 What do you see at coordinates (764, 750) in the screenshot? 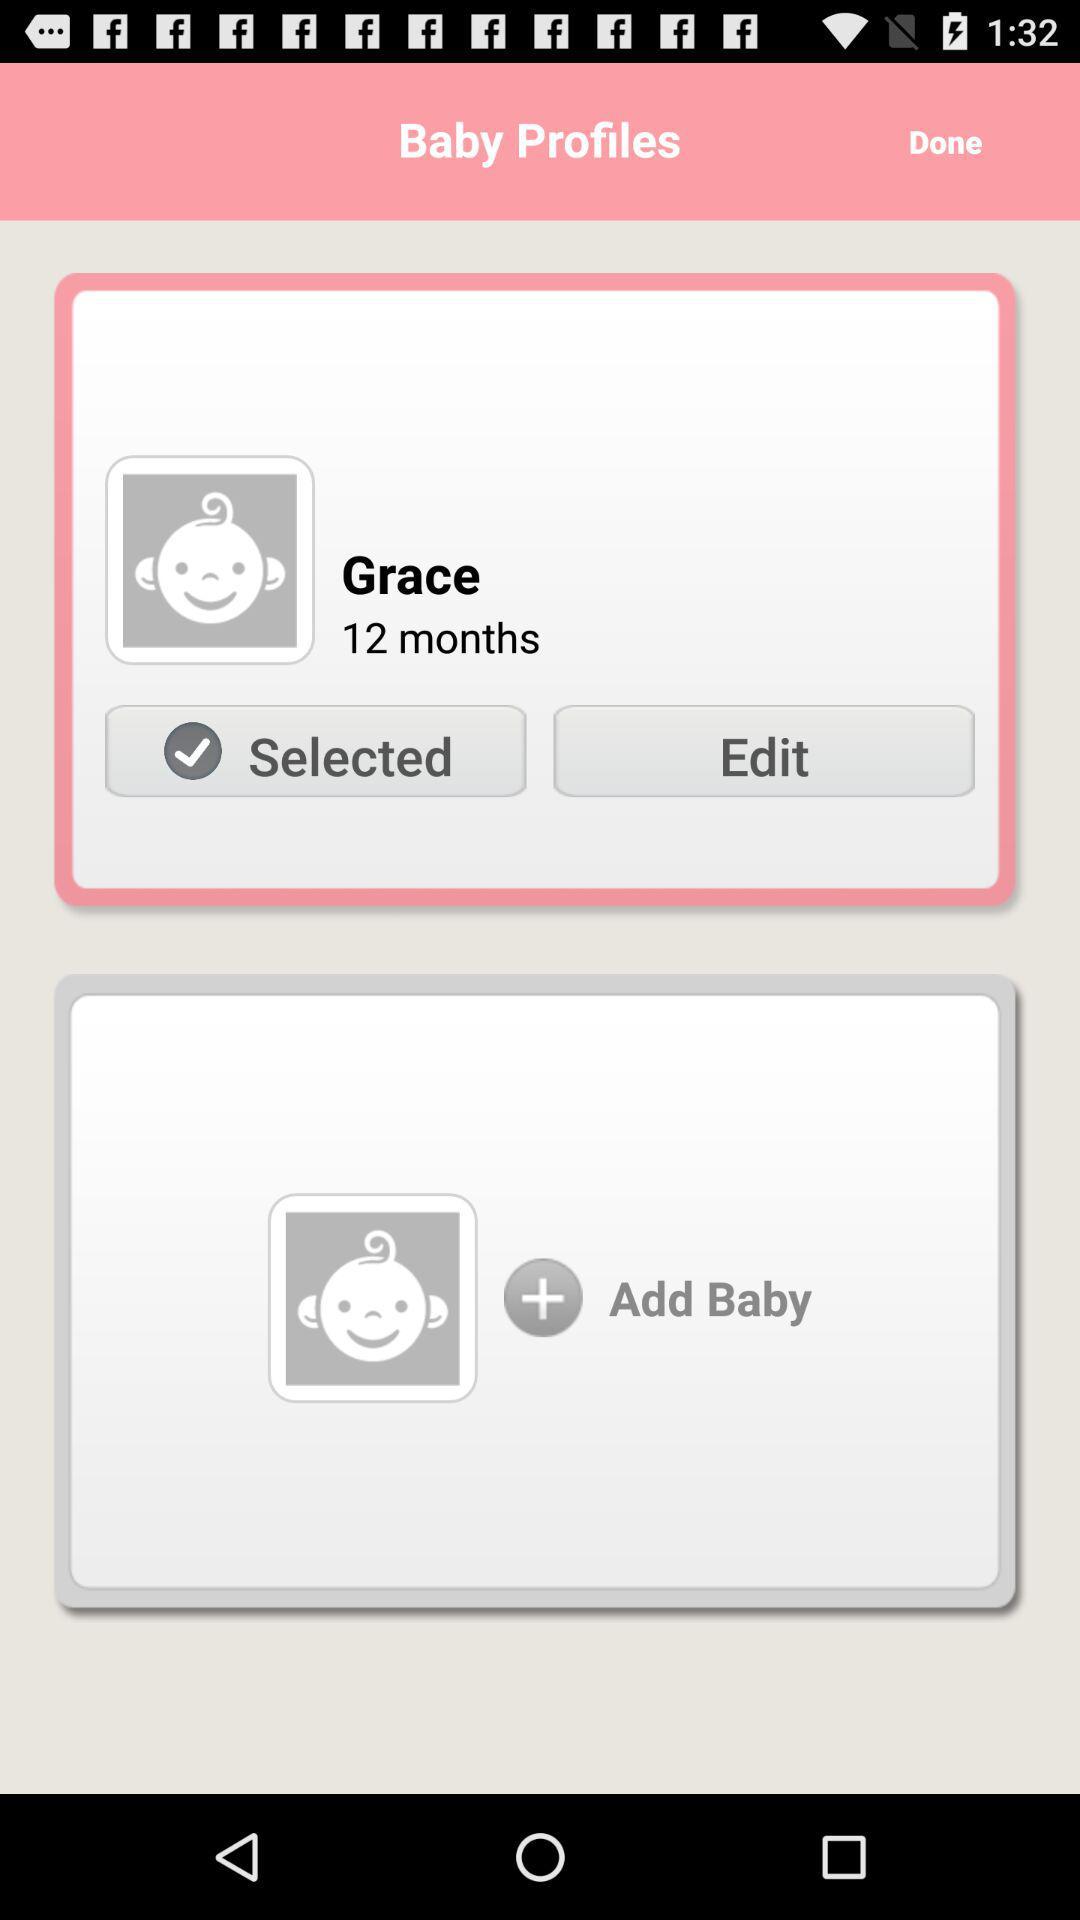
I see `icon below the done item` at bounding box center [764, 750].